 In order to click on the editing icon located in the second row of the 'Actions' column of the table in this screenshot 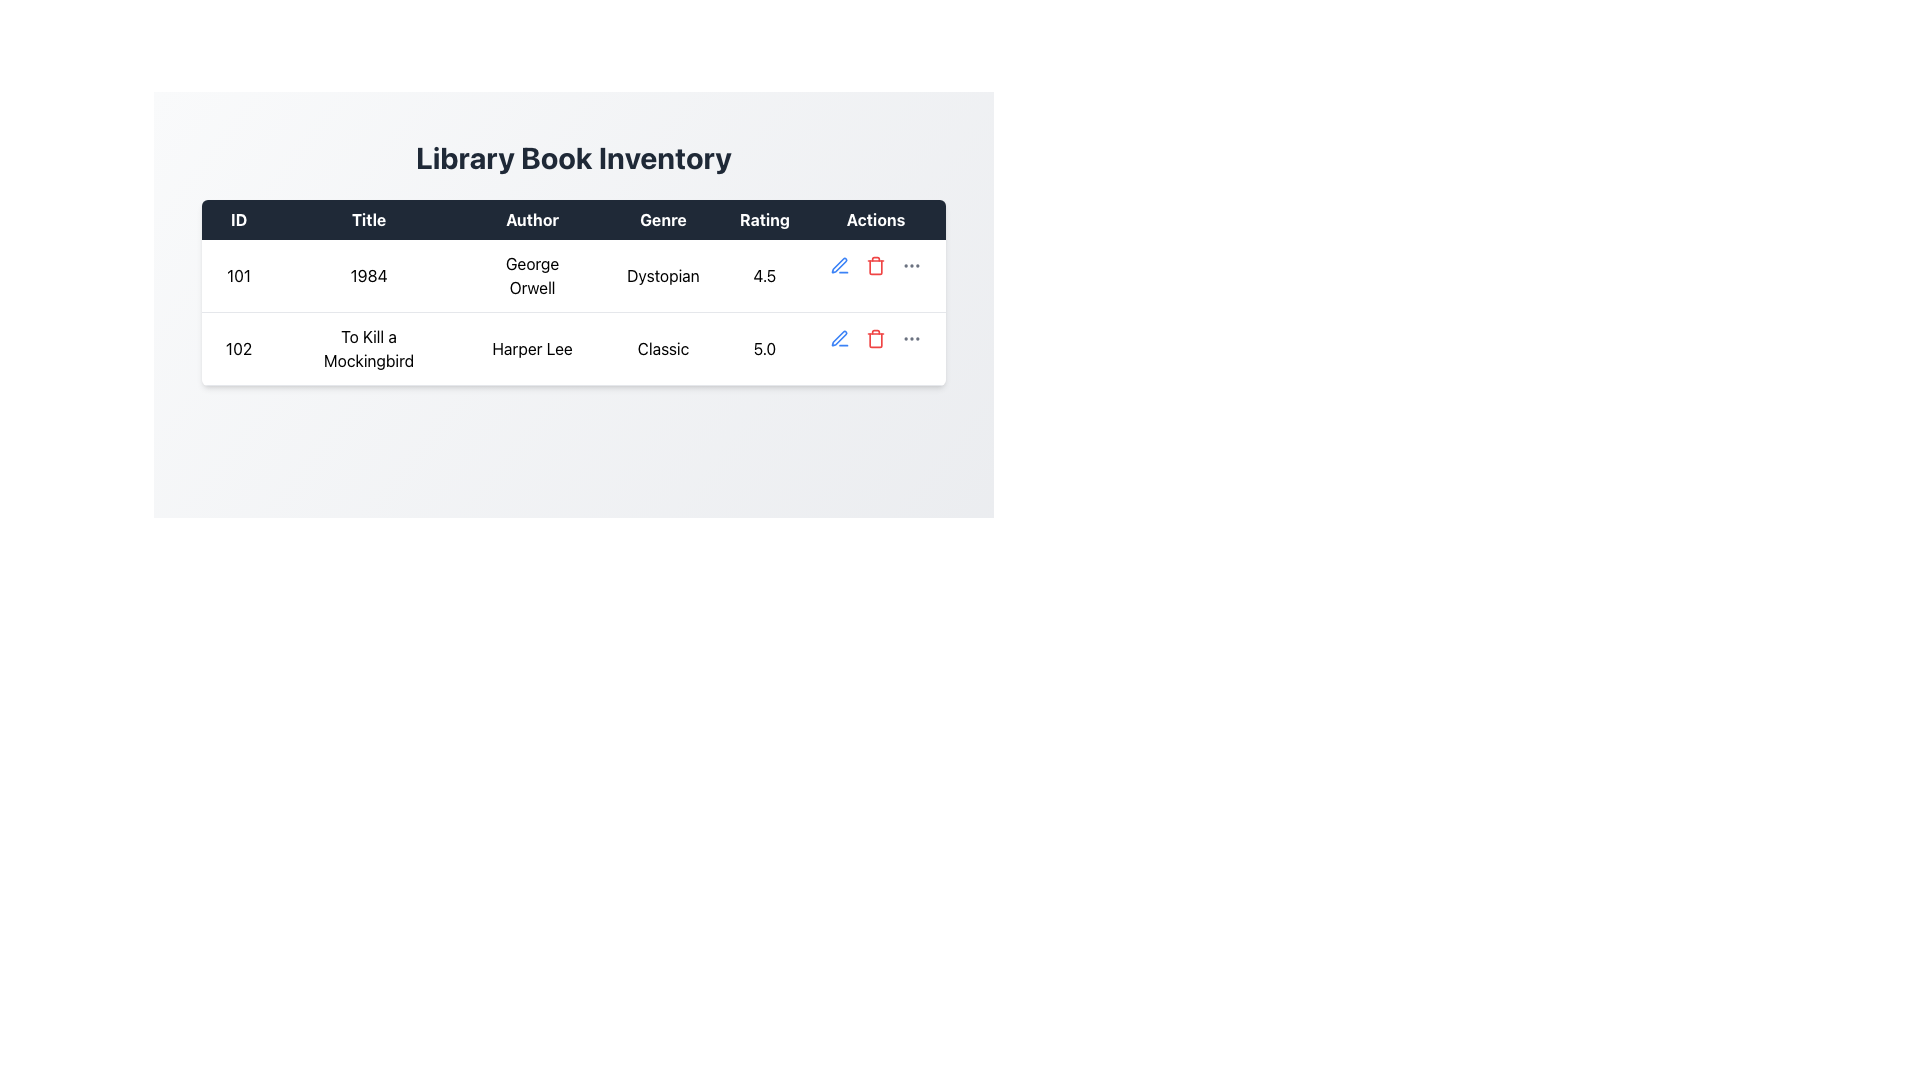, I will do `click(840, 264)`.